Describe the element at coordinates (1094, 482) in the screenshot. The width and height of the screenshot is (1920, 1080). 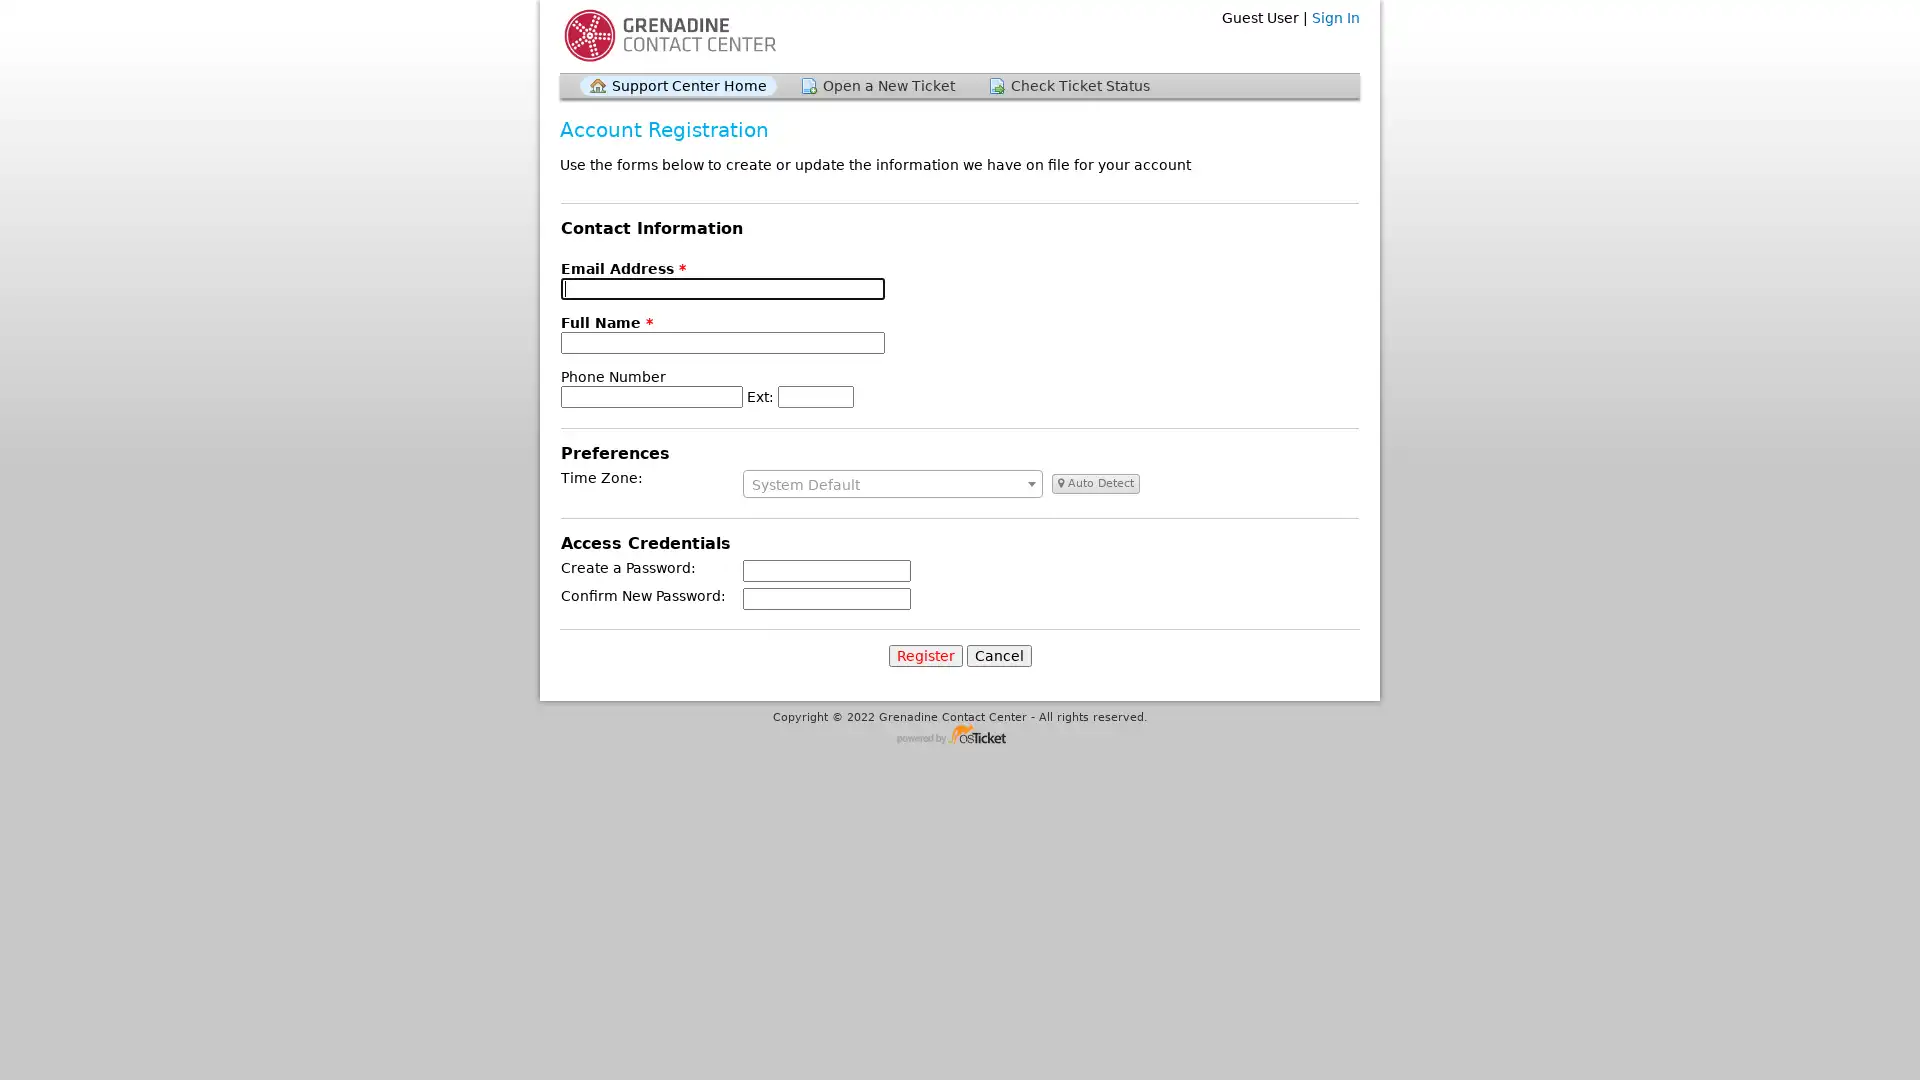
I see `Auto Detect` at that location.